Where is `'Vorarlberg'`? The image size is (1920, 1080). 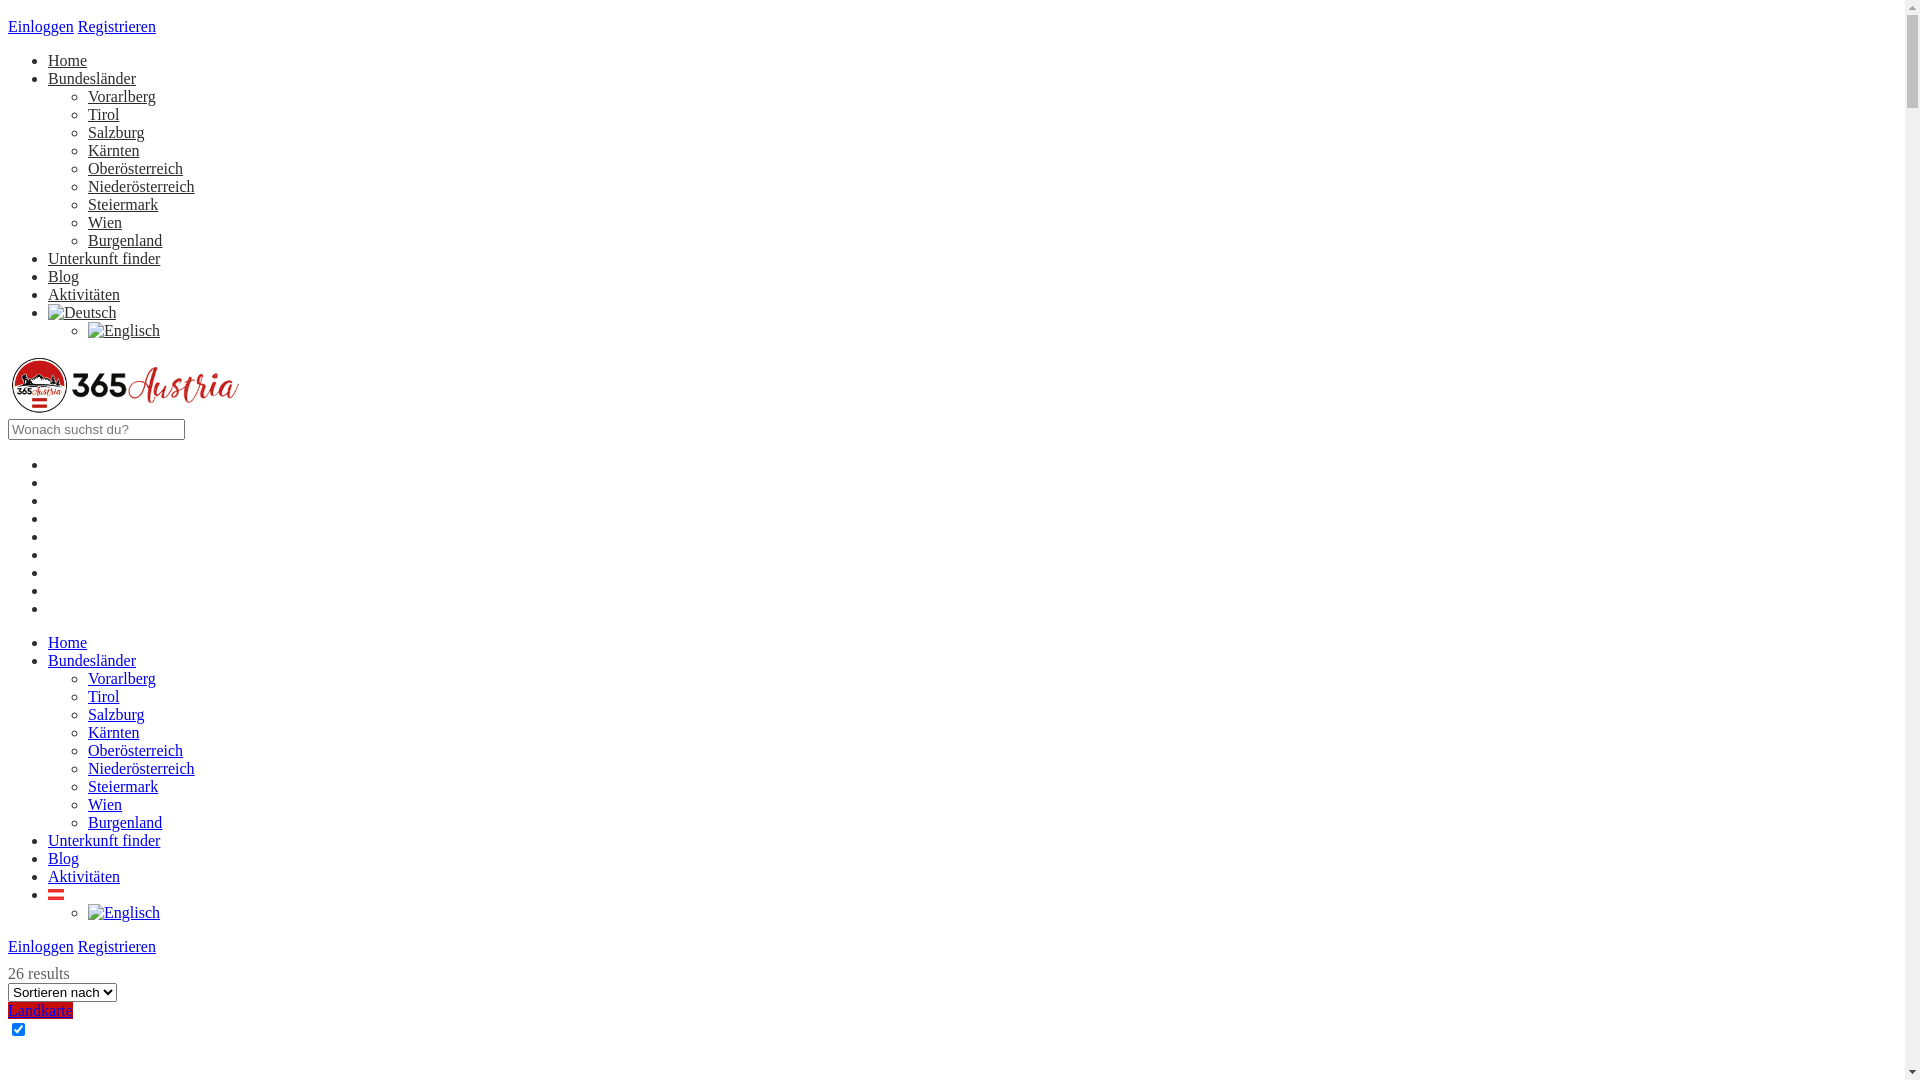
'Vorarlberg' is located at coordinates (120, 96).